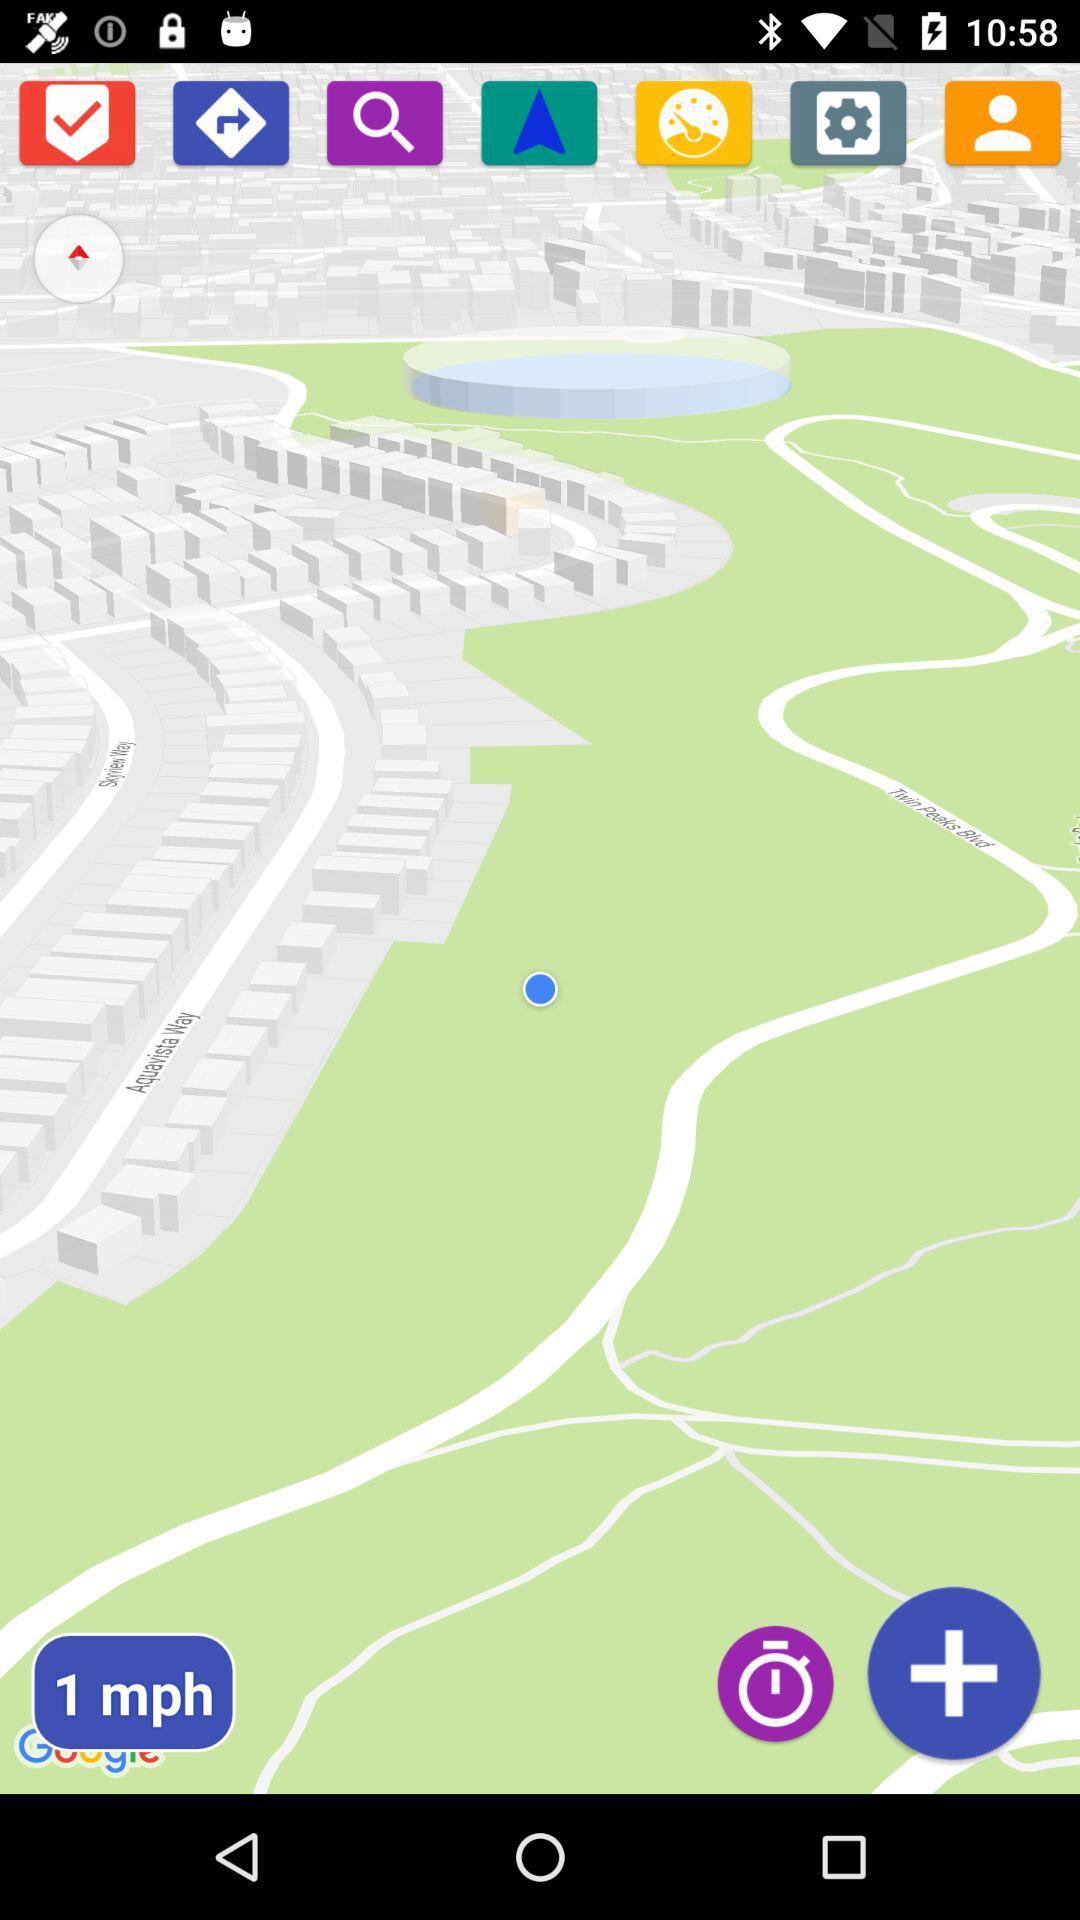 Image resolution: width=1080 pixels, height=1920 pixels. I want to click on zoom in, so click(384, 121).